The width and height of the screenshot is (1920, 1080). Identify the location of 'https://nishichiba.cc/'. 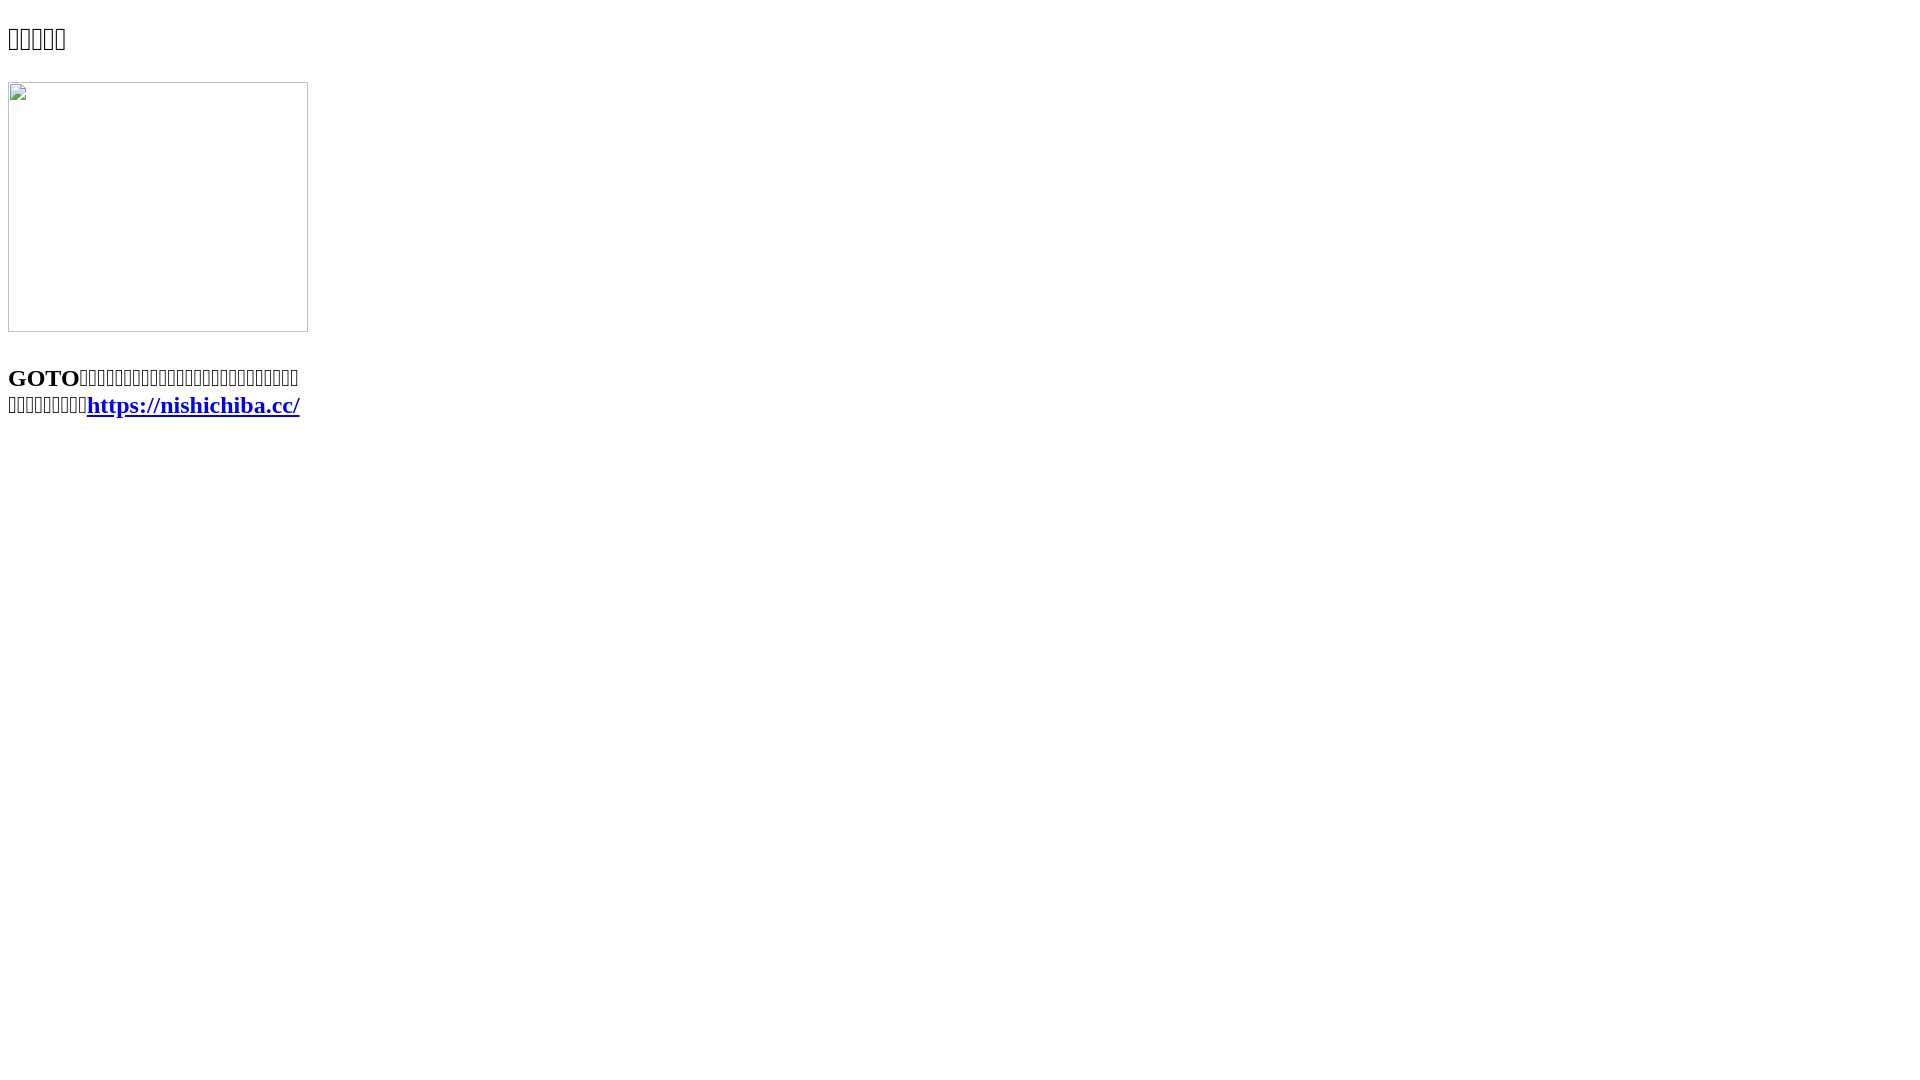
(193, 405).